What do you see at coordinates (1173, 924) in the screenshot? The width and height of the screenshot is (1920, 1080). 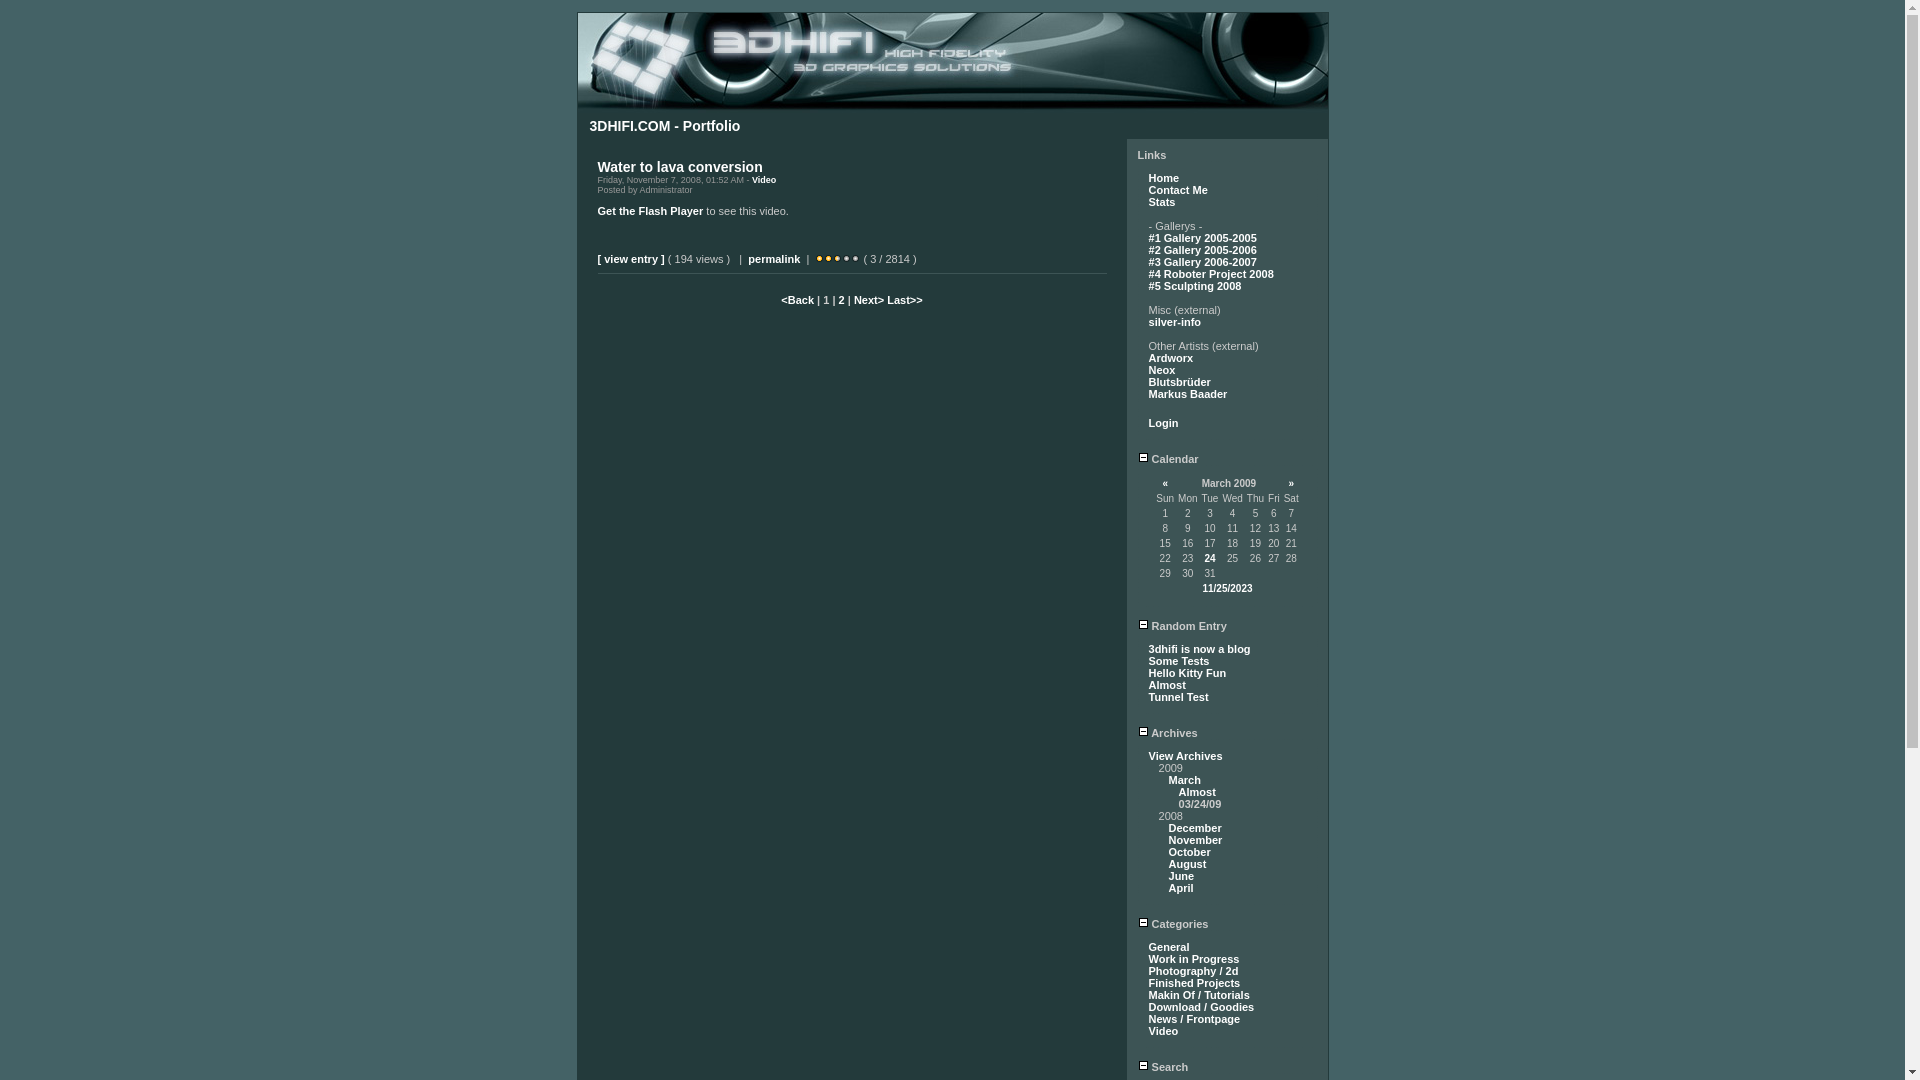 I see `'Categories'` at bounding box center [1173, 924].